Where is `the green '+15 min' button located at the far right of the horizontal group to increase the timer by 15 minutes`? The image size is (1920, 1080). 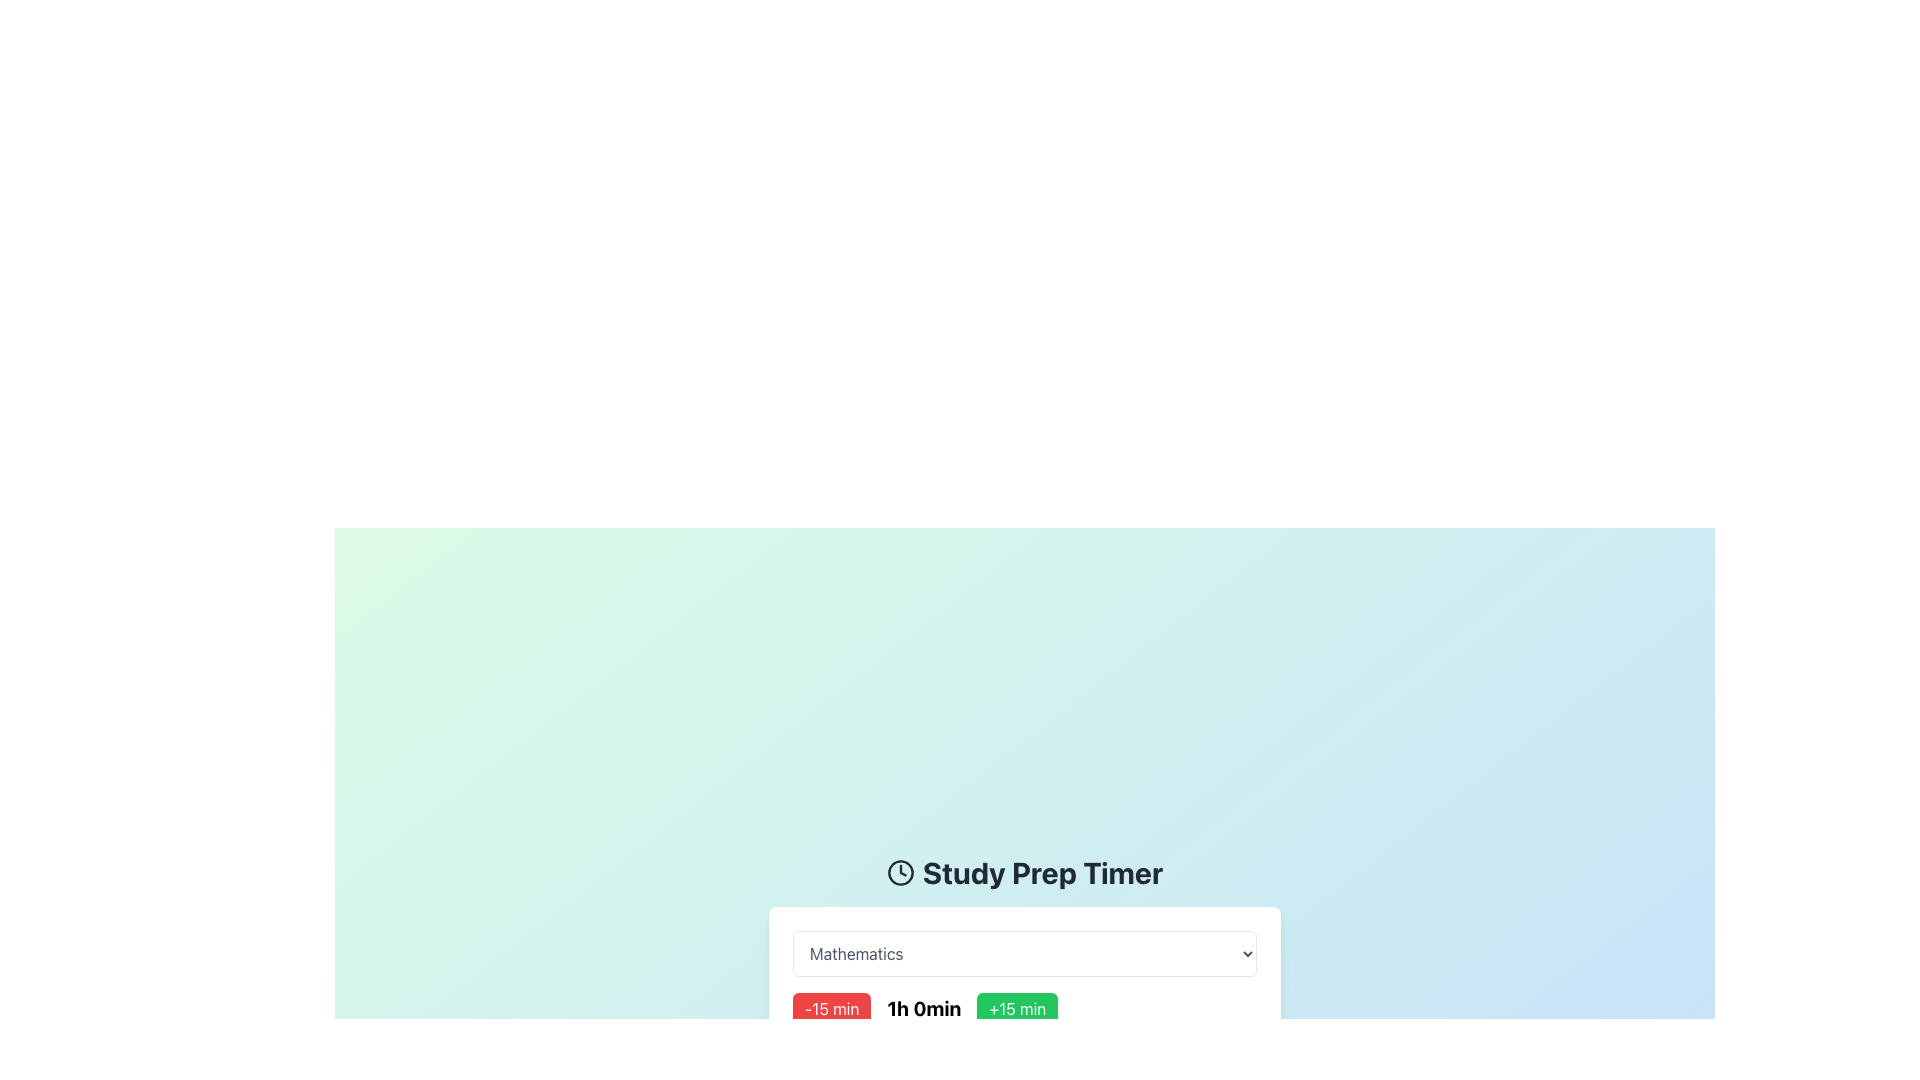
the green '+15 min' button located at the far right of the horizontal group to increase the timer by 15 minutes is located at coordinates (1017, 1009).